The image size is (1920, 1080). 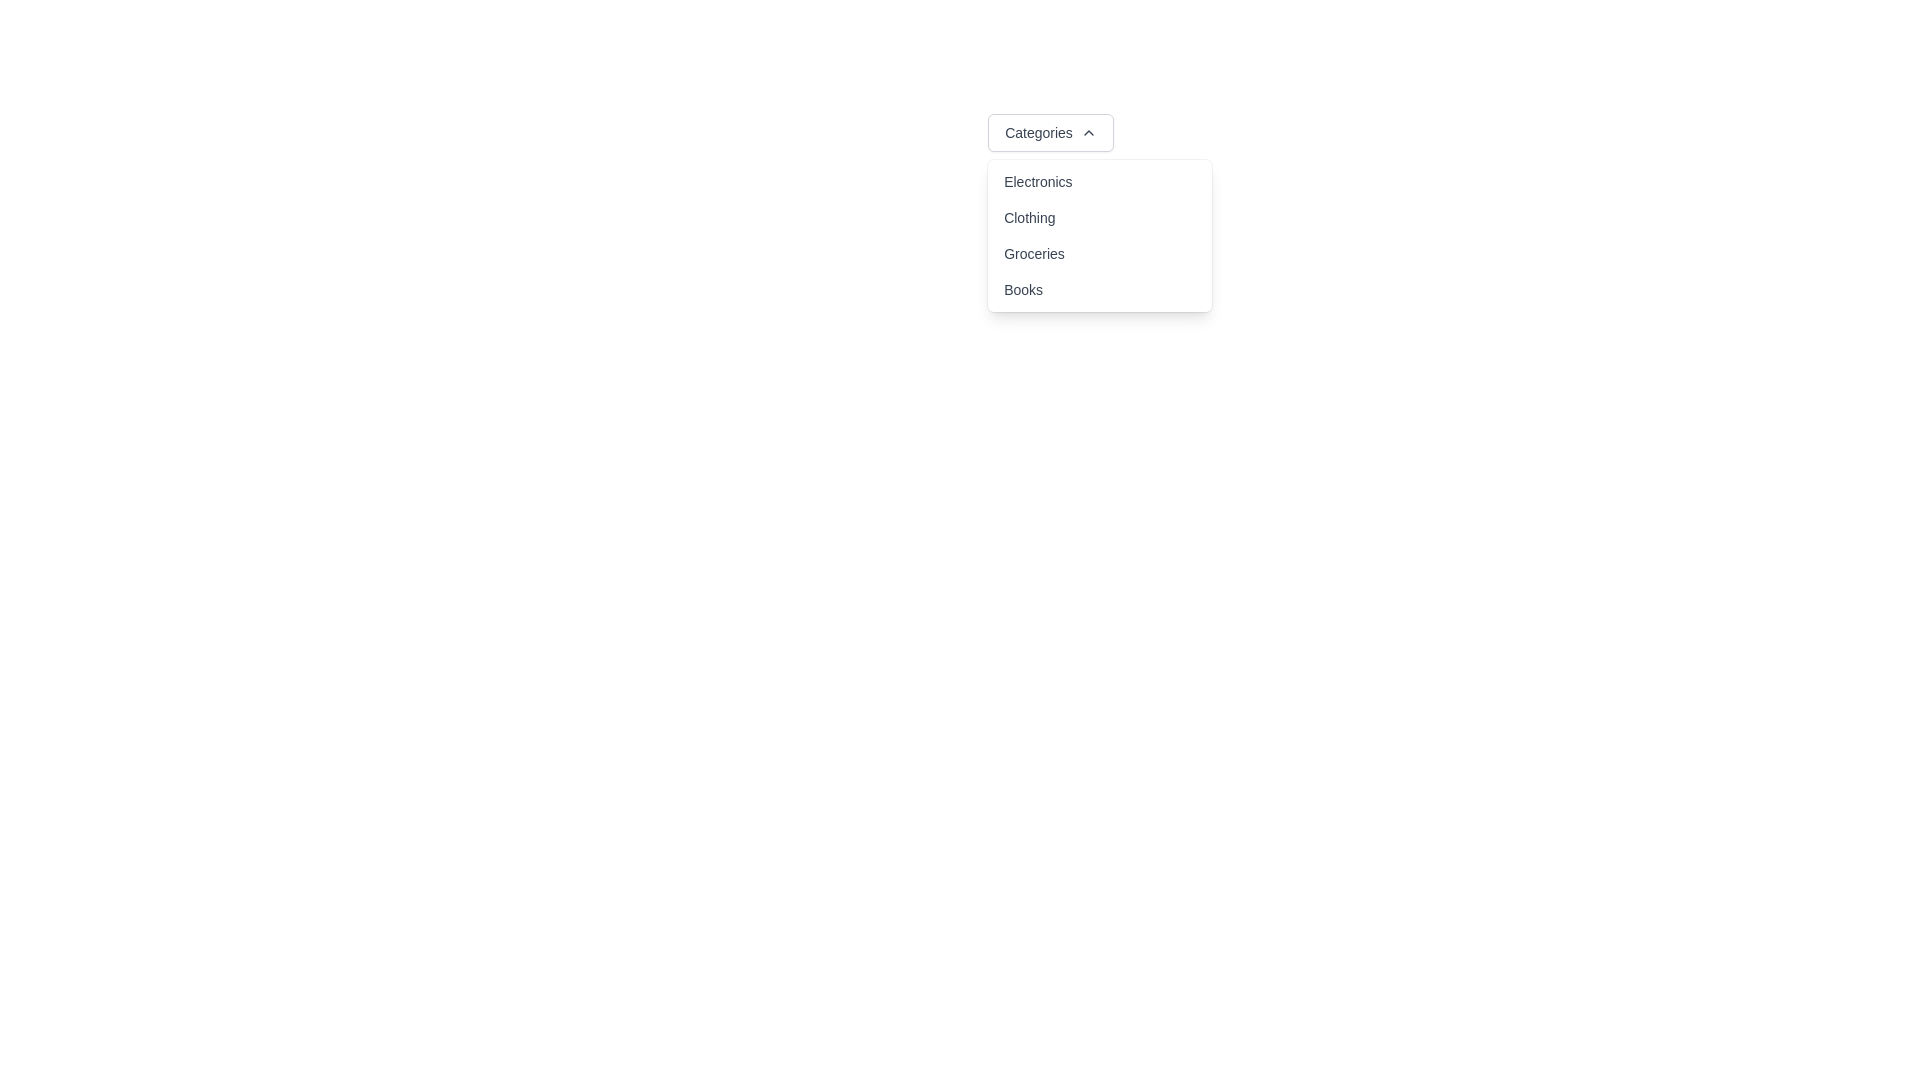 What do you see at coordinates (1099, 181) in the screenshot?
I see `the 'Electronics' menu item in the dropdown list` at bounding box center [1099, 181].